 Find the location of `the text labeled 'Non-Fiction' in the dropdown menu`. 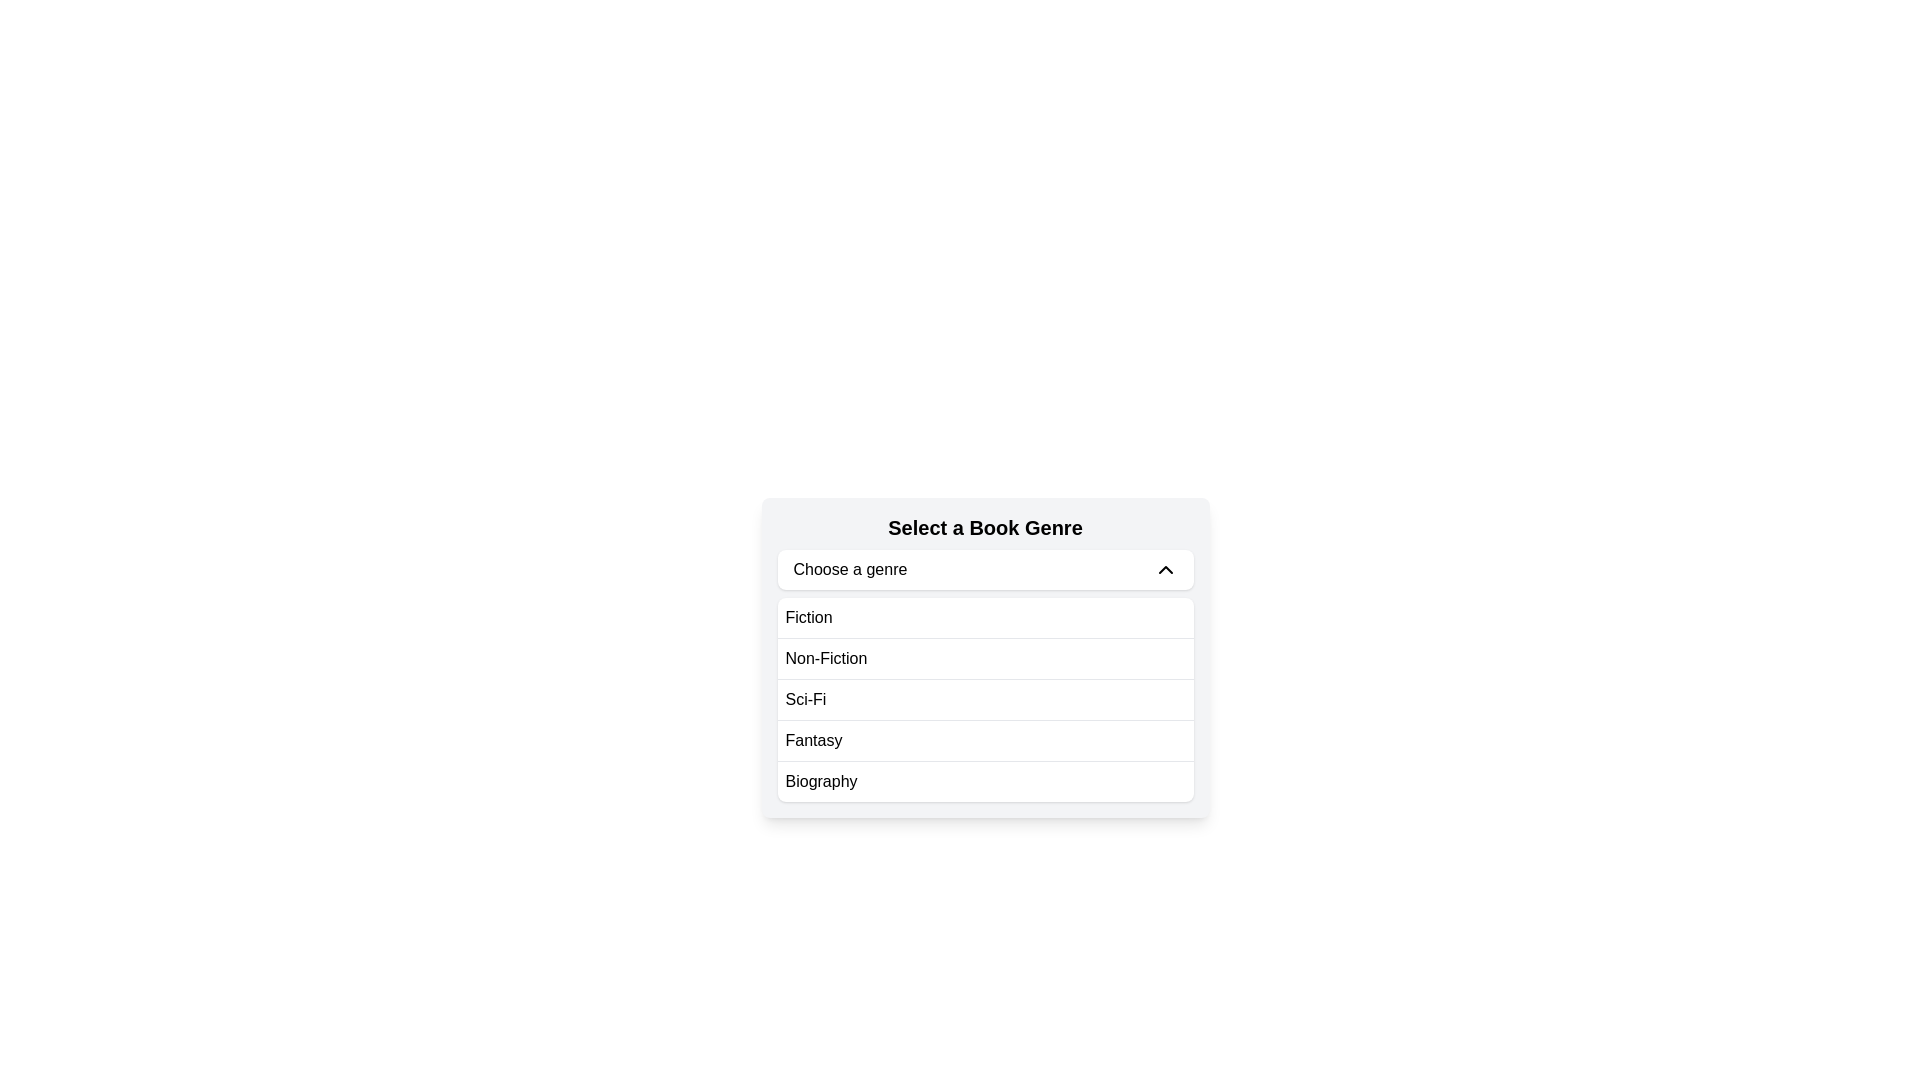

the text labeled 'Non-Fiction' in the dropdown menu is located at coordinates (826, 659).